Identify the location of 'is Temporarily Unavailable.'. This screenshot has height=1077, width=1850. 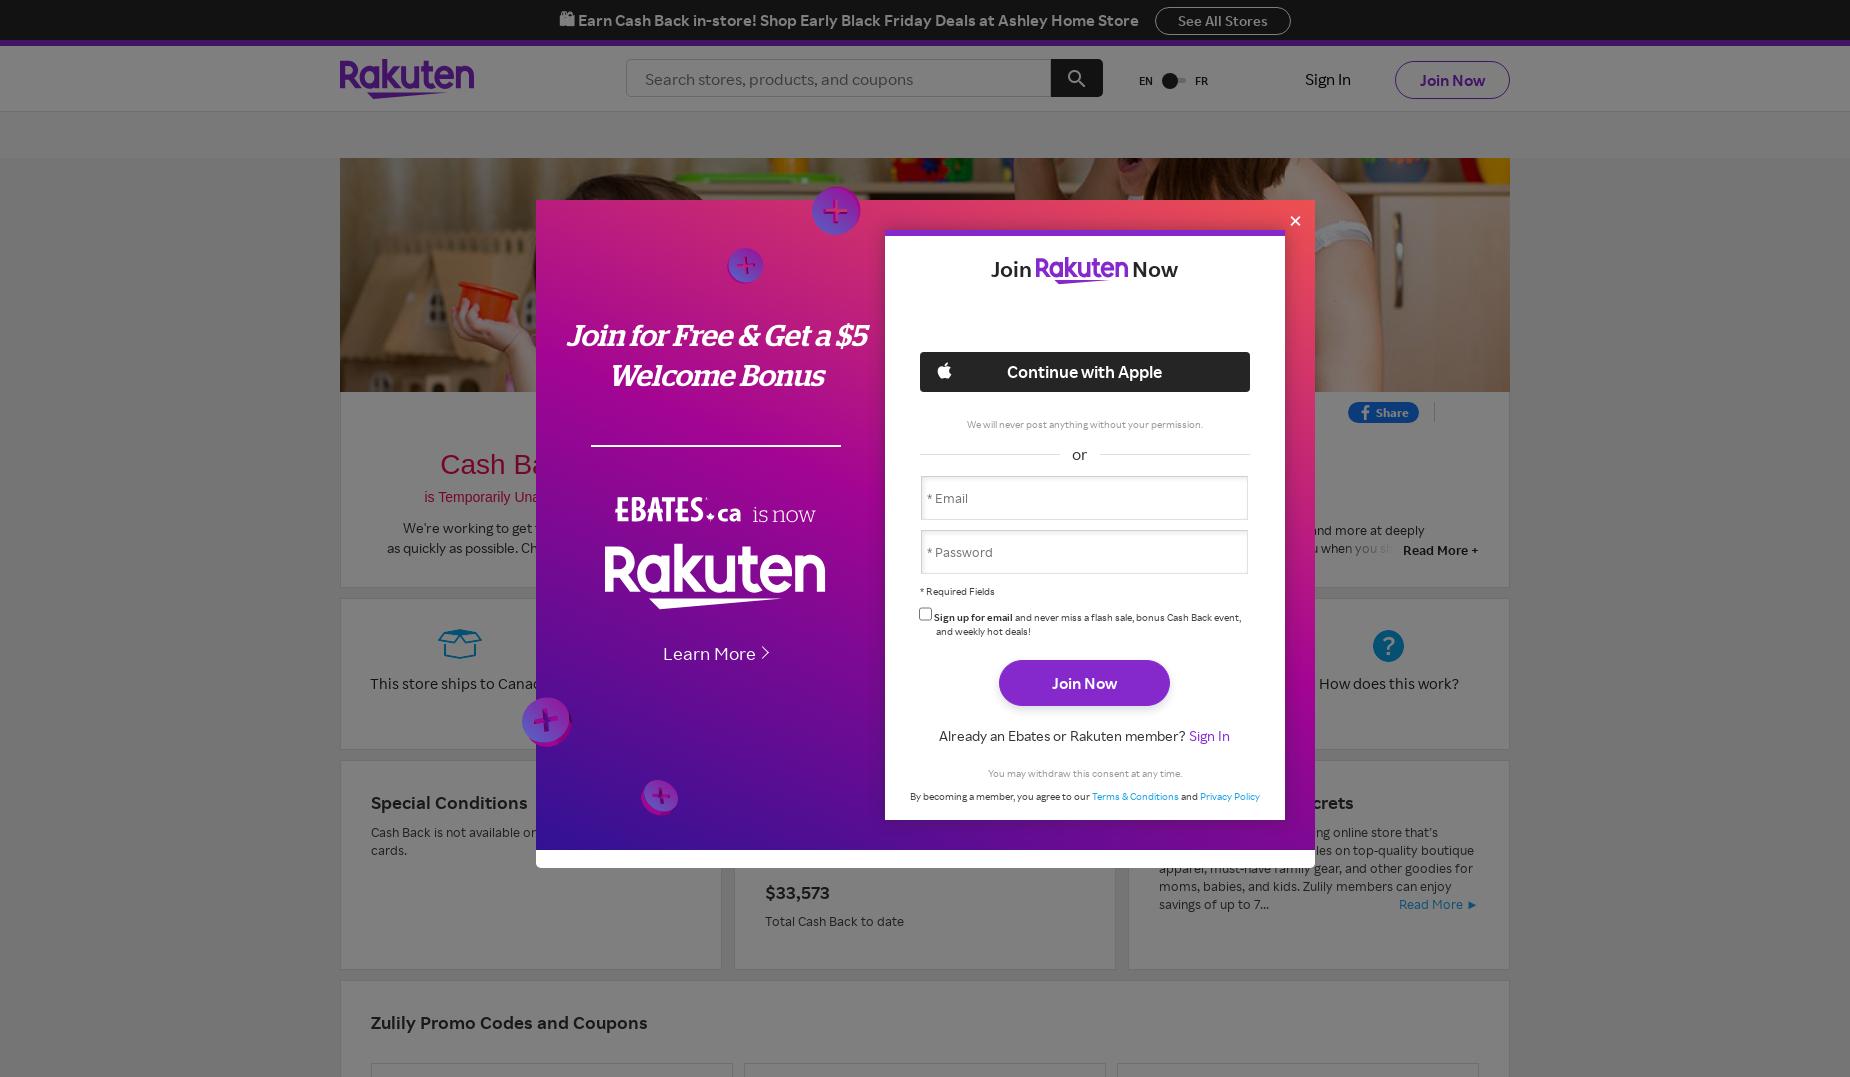
(507, 497).